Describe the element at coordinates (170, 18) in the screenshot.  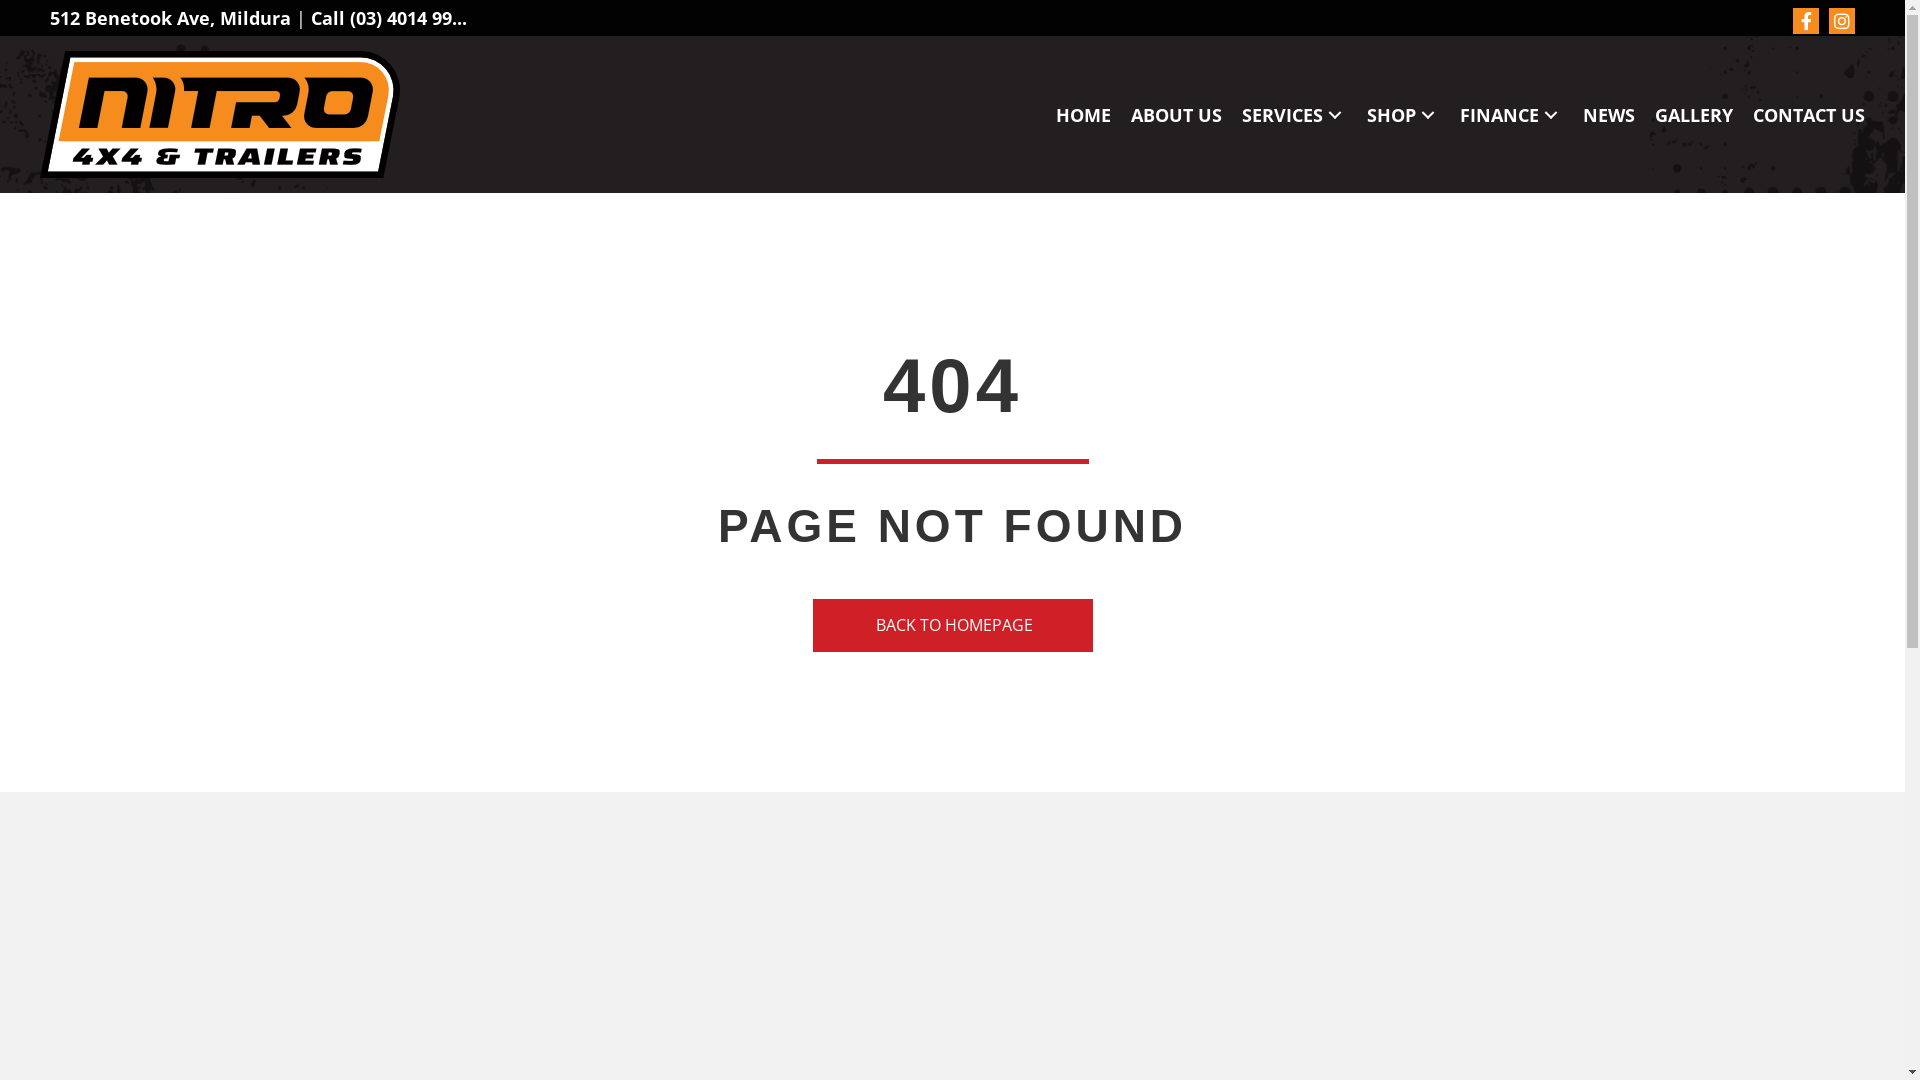
I see `'512 Benetook Ave, Mildura'` at that location.